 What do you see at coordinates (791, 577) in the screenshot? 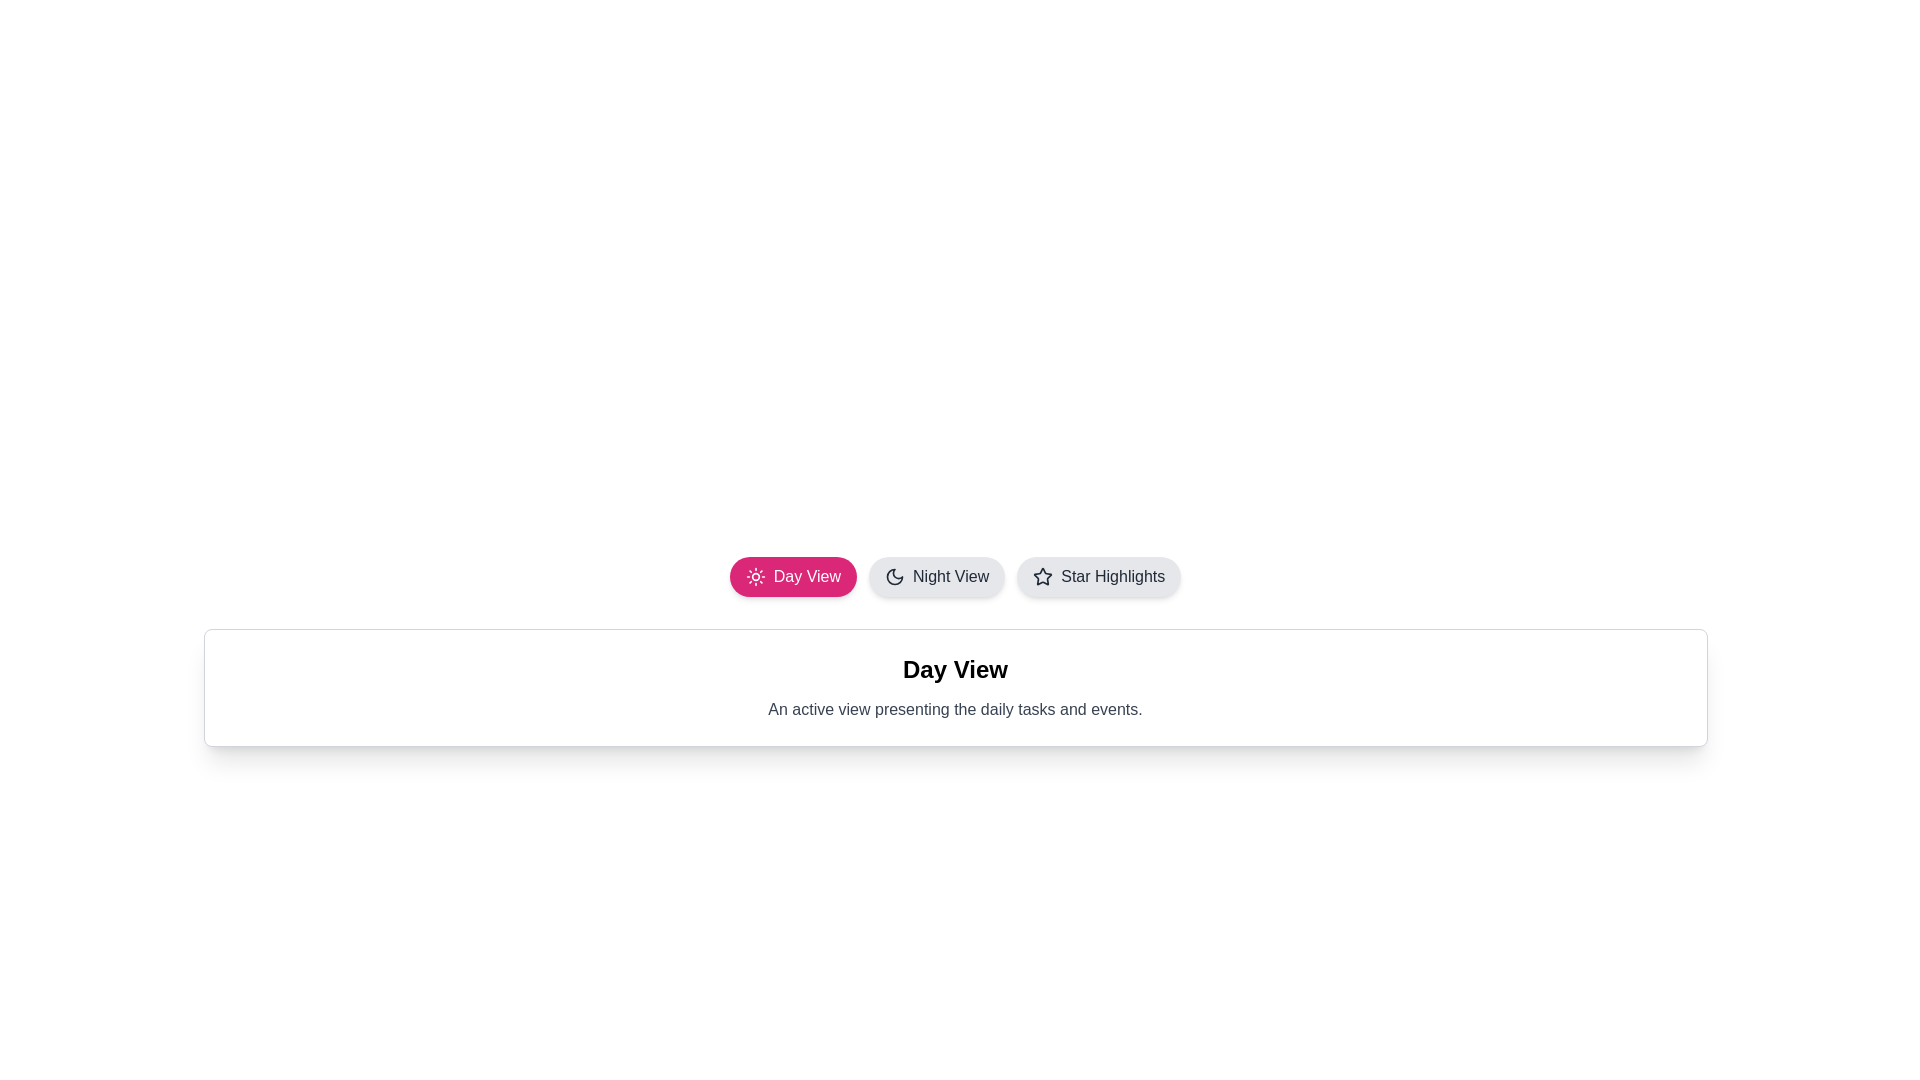
I see `the tab button labeled 'Day View'` at bounding box center [791, 577].